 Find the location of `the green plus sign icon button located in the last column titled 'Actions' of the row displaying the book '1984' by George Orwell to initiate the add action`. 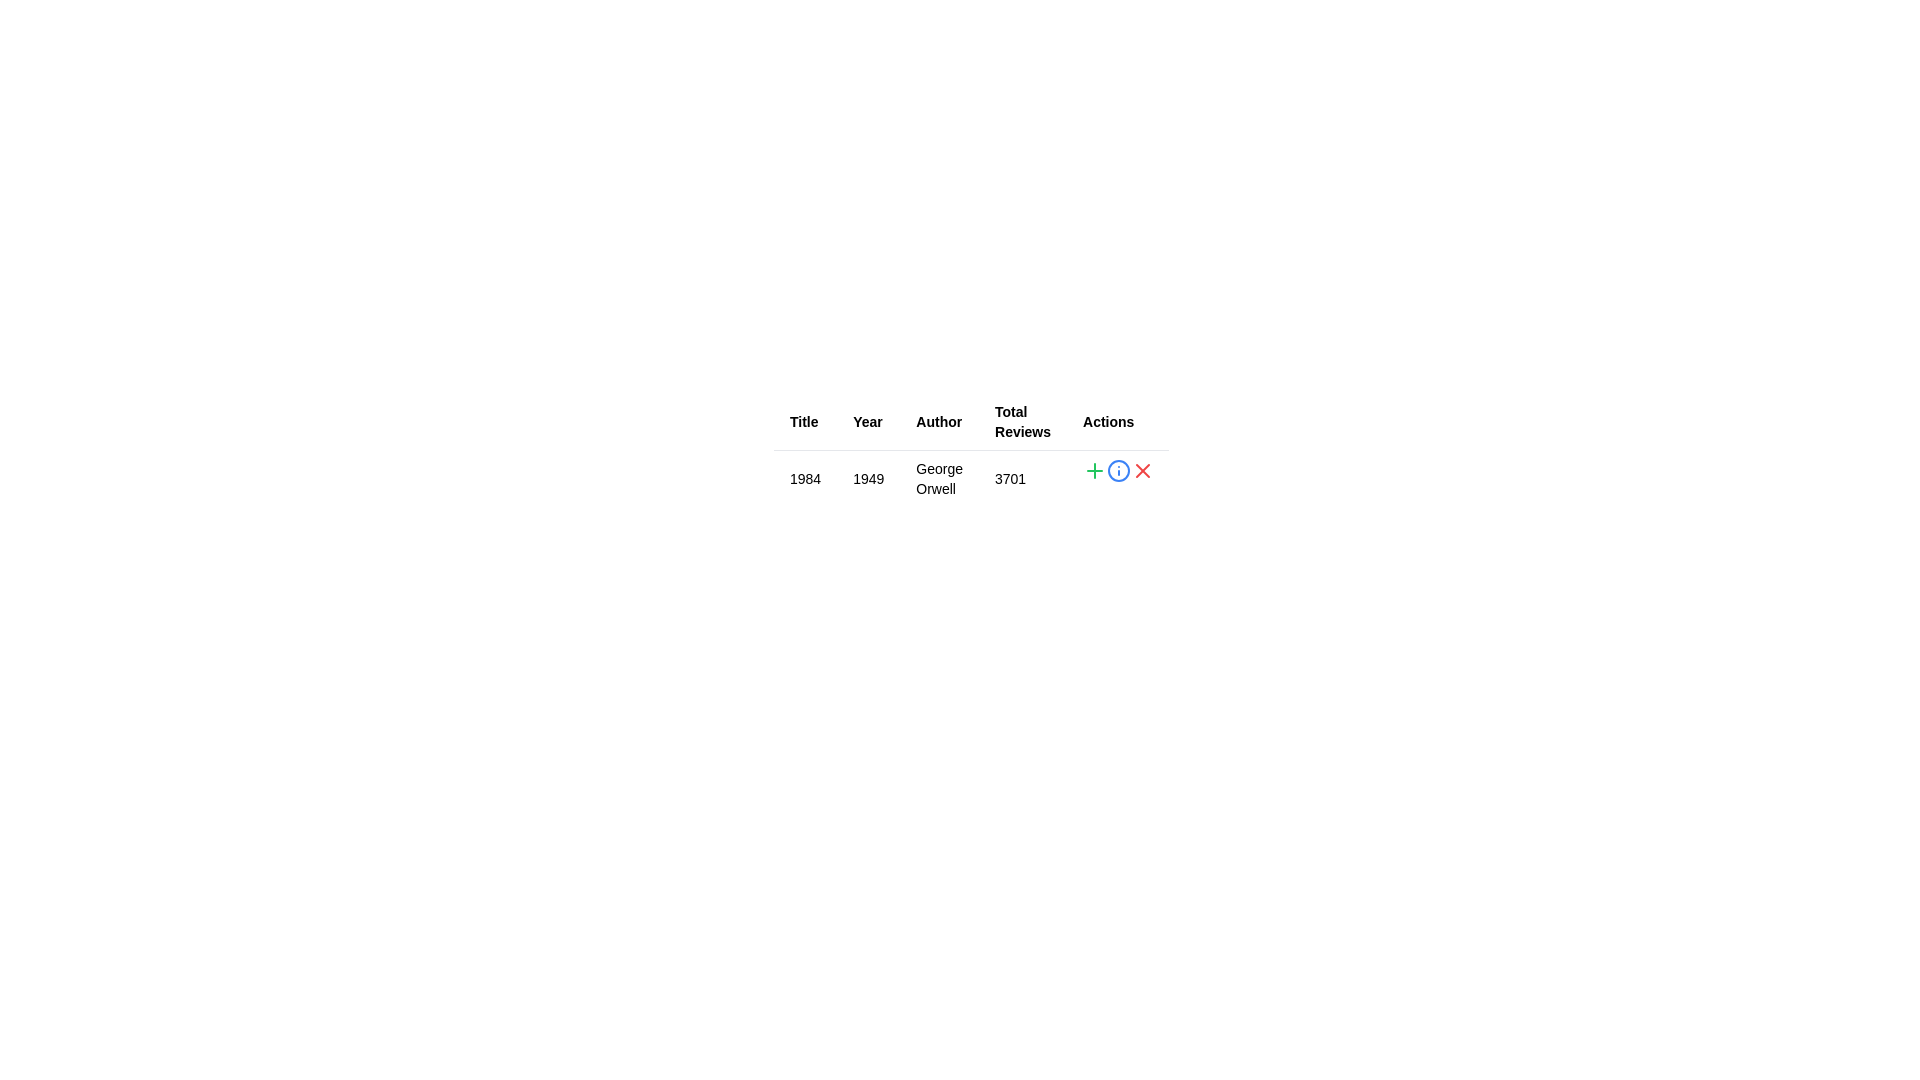

the green plus sign icon button located in the last column titled 'Actions' of the row displaying the book '1984' by George Orwell to initiate the add action is located at coordinates (1093, 470).